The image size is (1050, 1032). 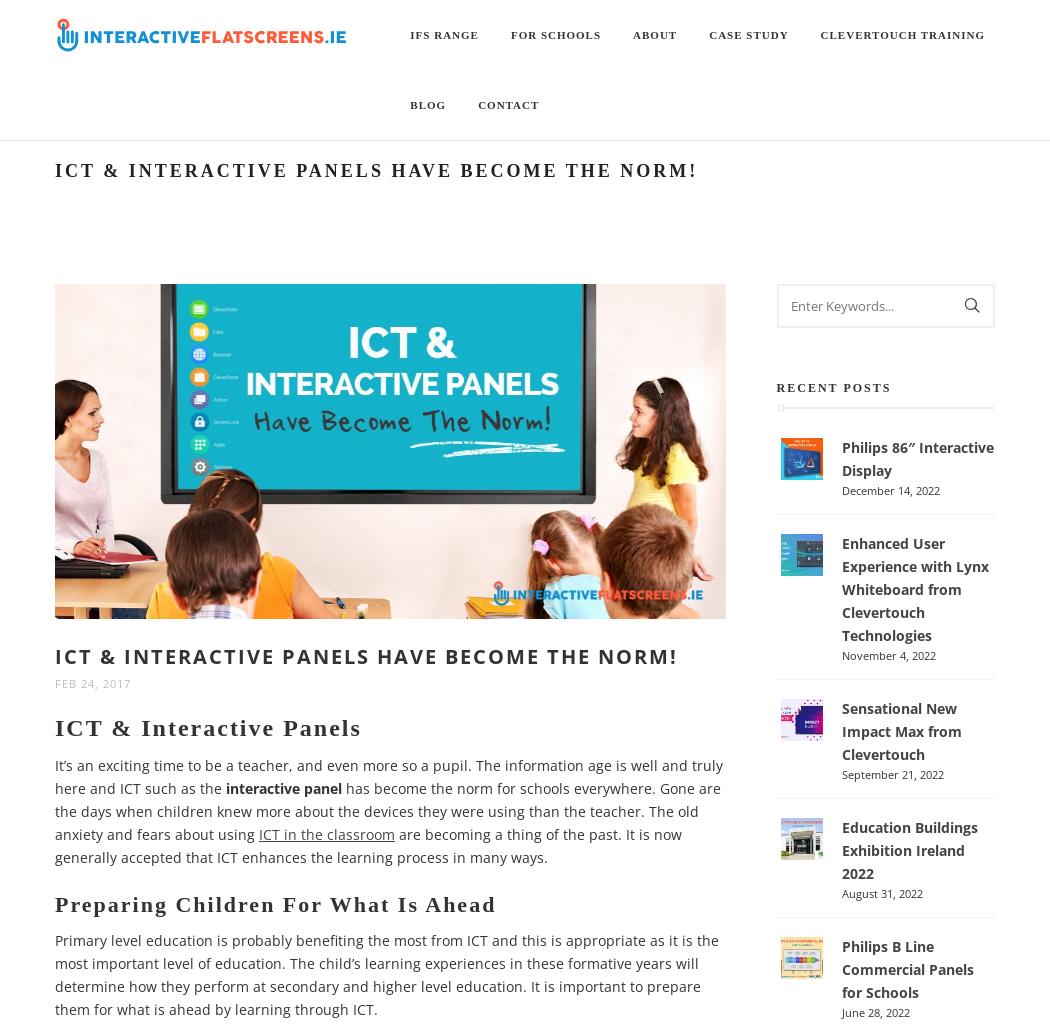 I want to click on 'Philips 86″ Interactive Display', so click(x=916, y=458).